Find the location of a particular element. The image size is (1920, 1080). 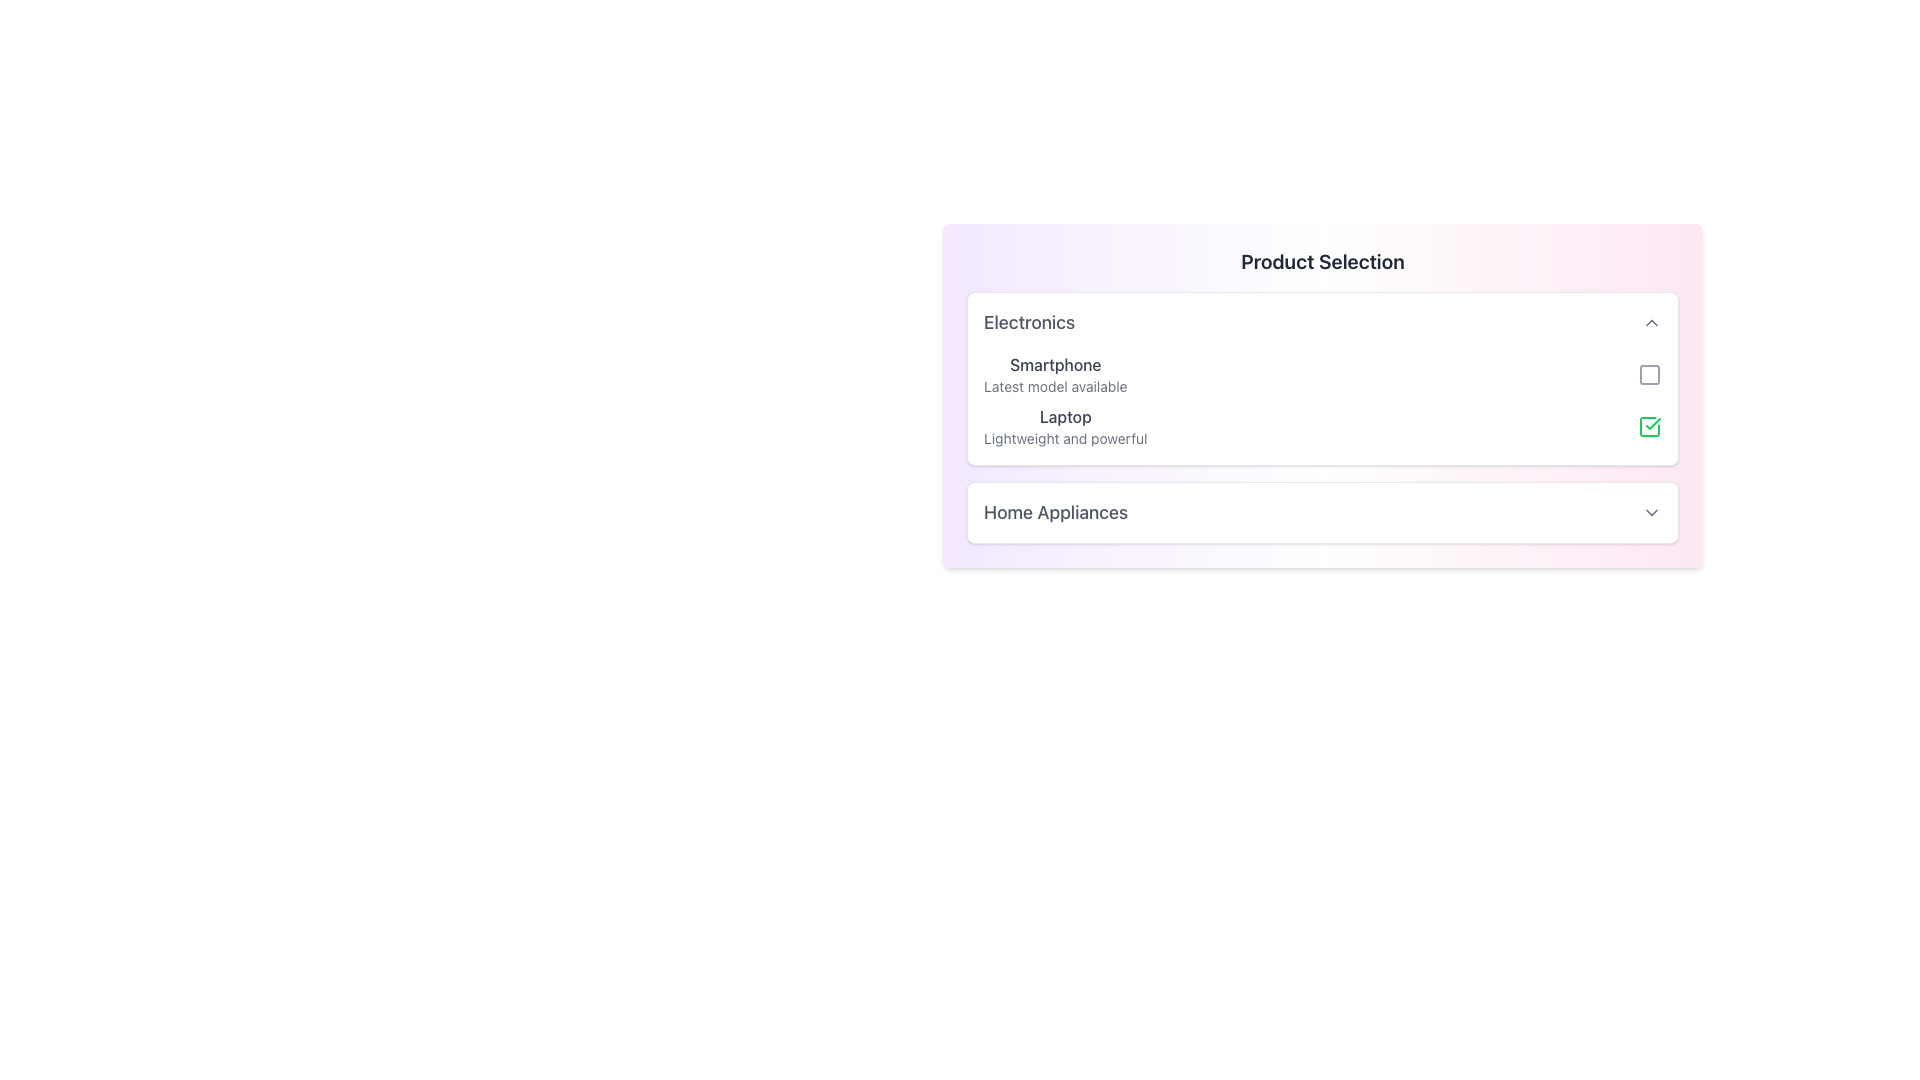

the checkbox associated with the laptop product in the Electronics section is located at coordinates (1323, 426).